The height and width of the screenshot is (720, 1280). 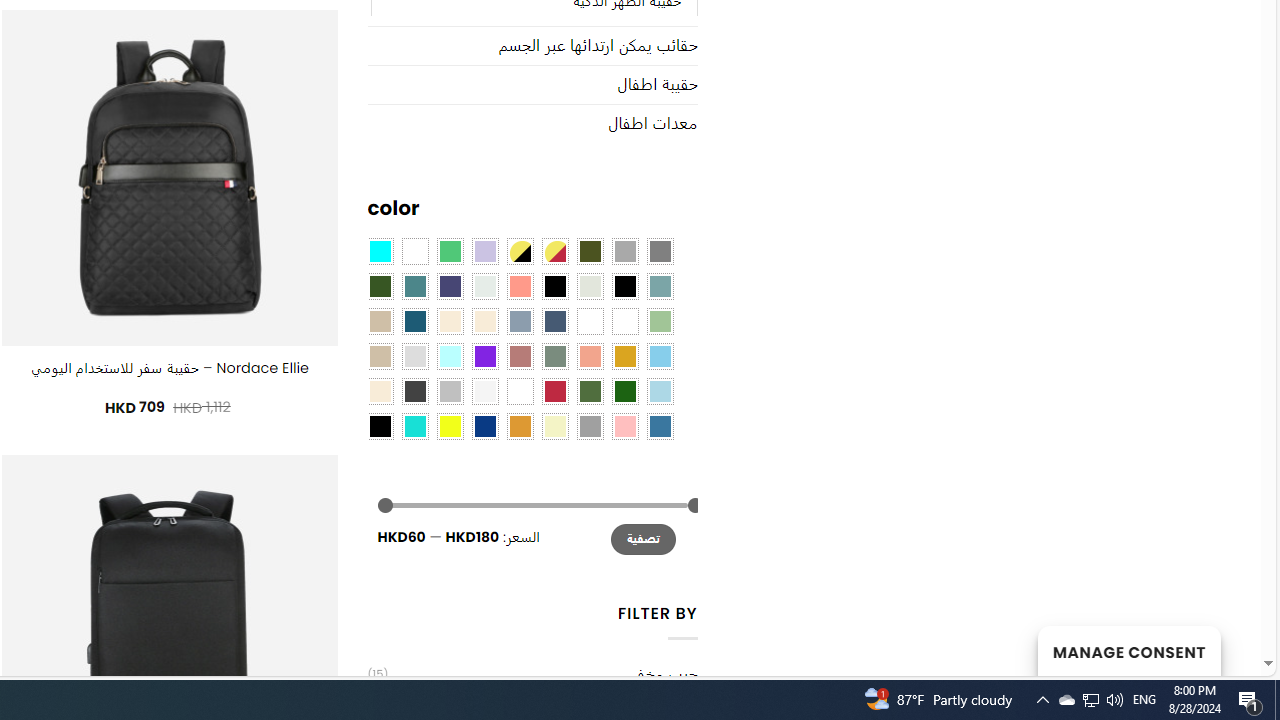 I want to click on 'Hale Navy', so click(x=554, y=320).